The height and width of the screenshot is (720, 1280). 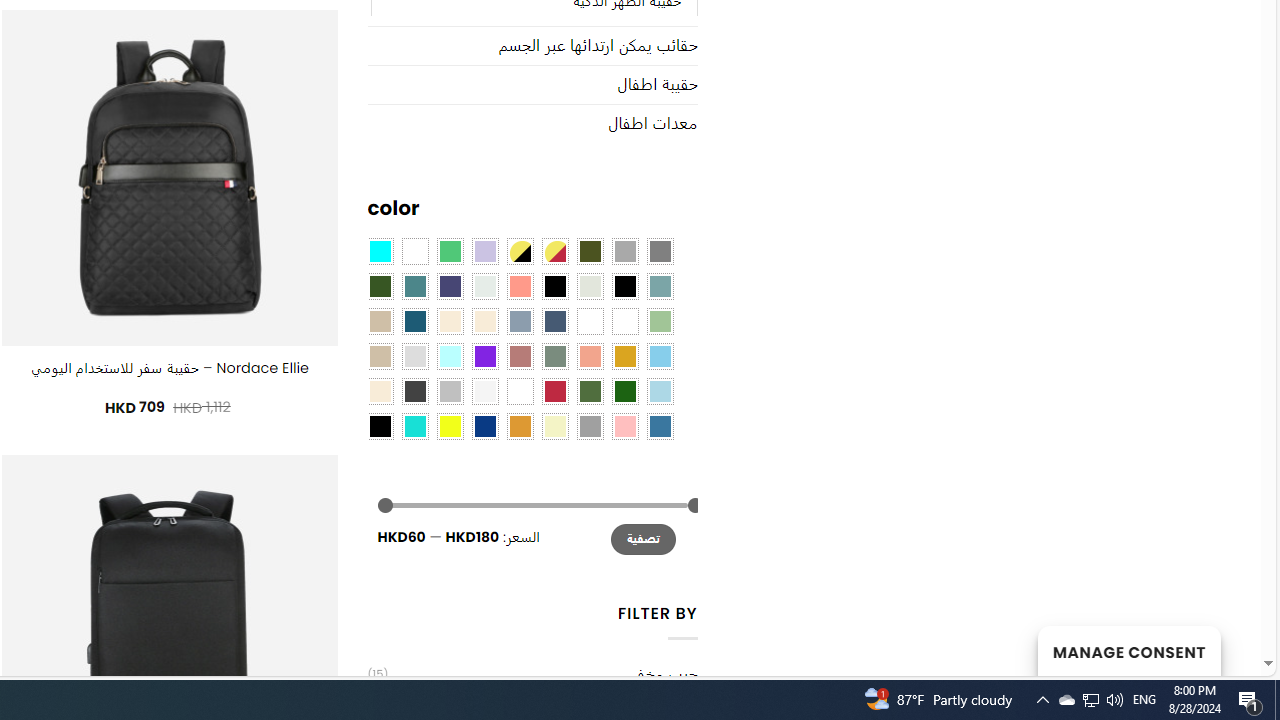 I want to click on 'Hale Navy', so click(x=554, y=320).